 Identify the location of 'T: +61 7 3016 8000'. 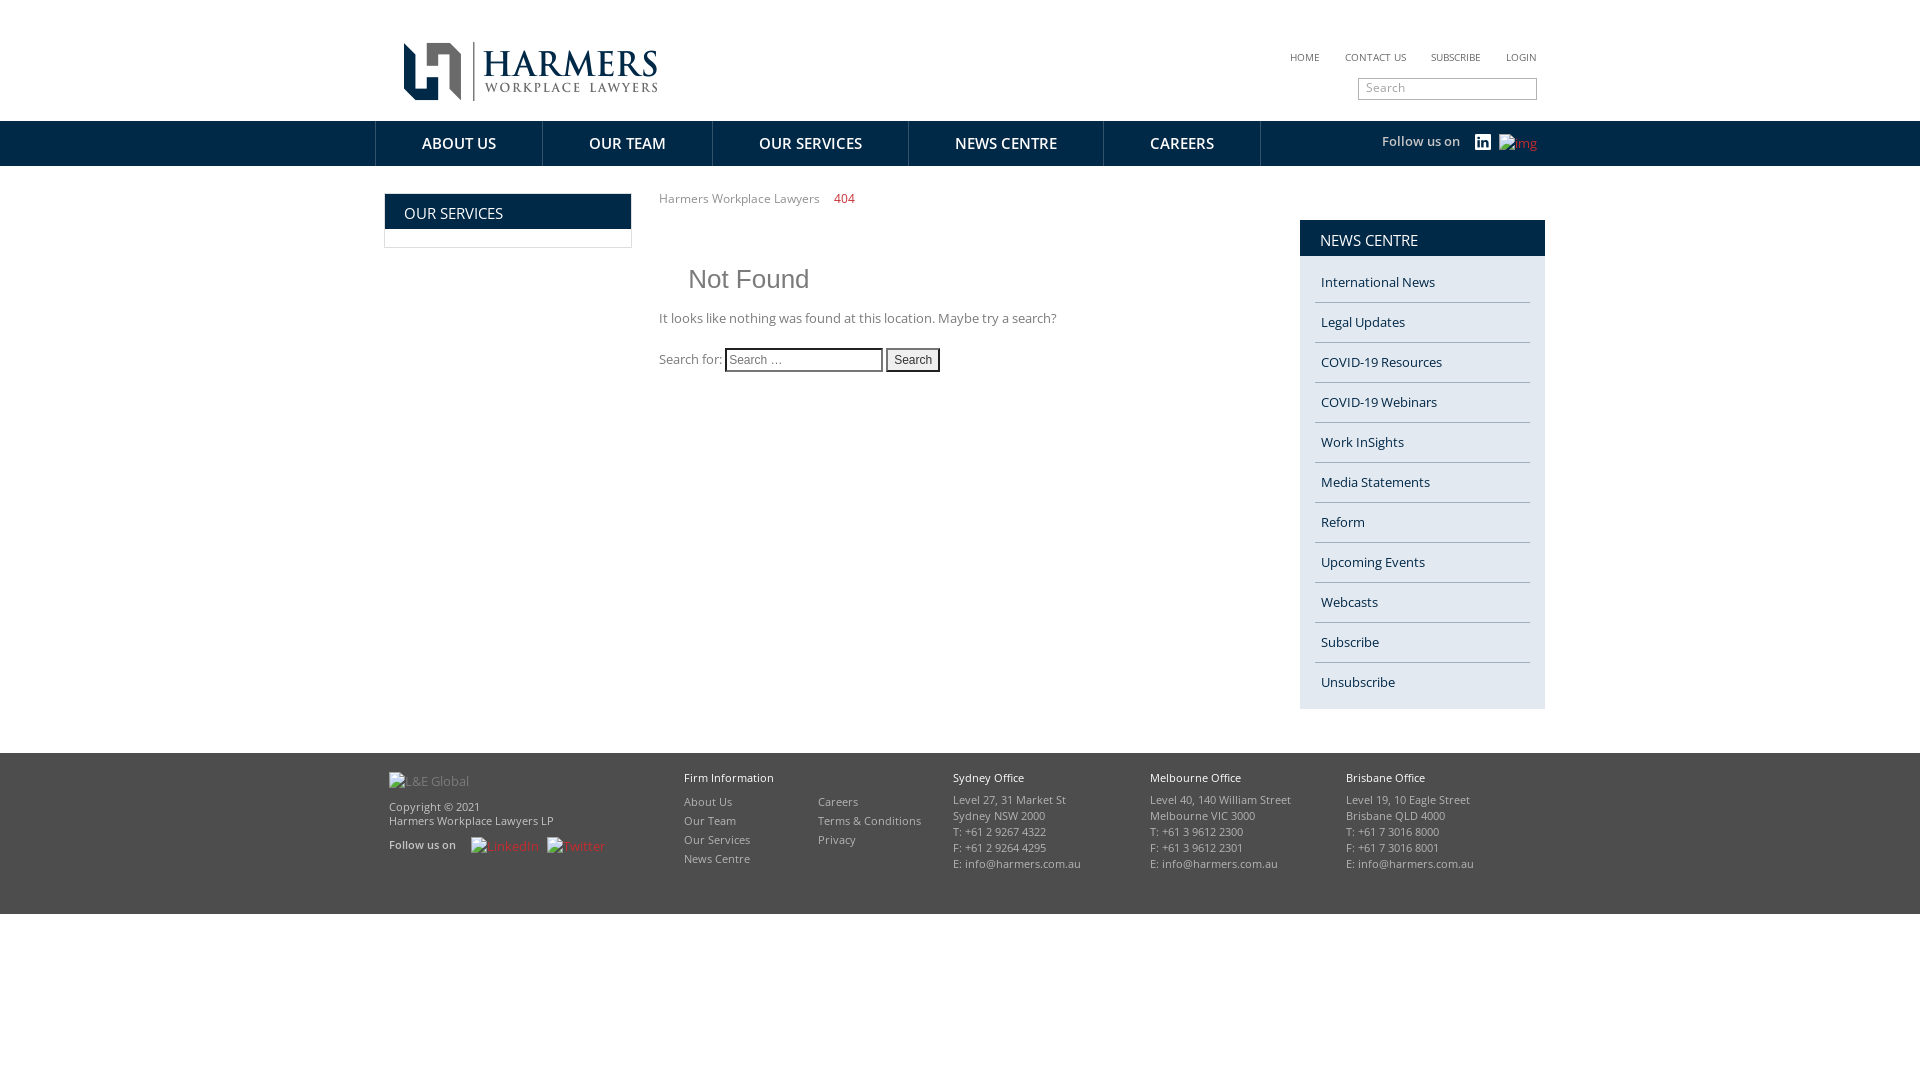
(1345, 832).